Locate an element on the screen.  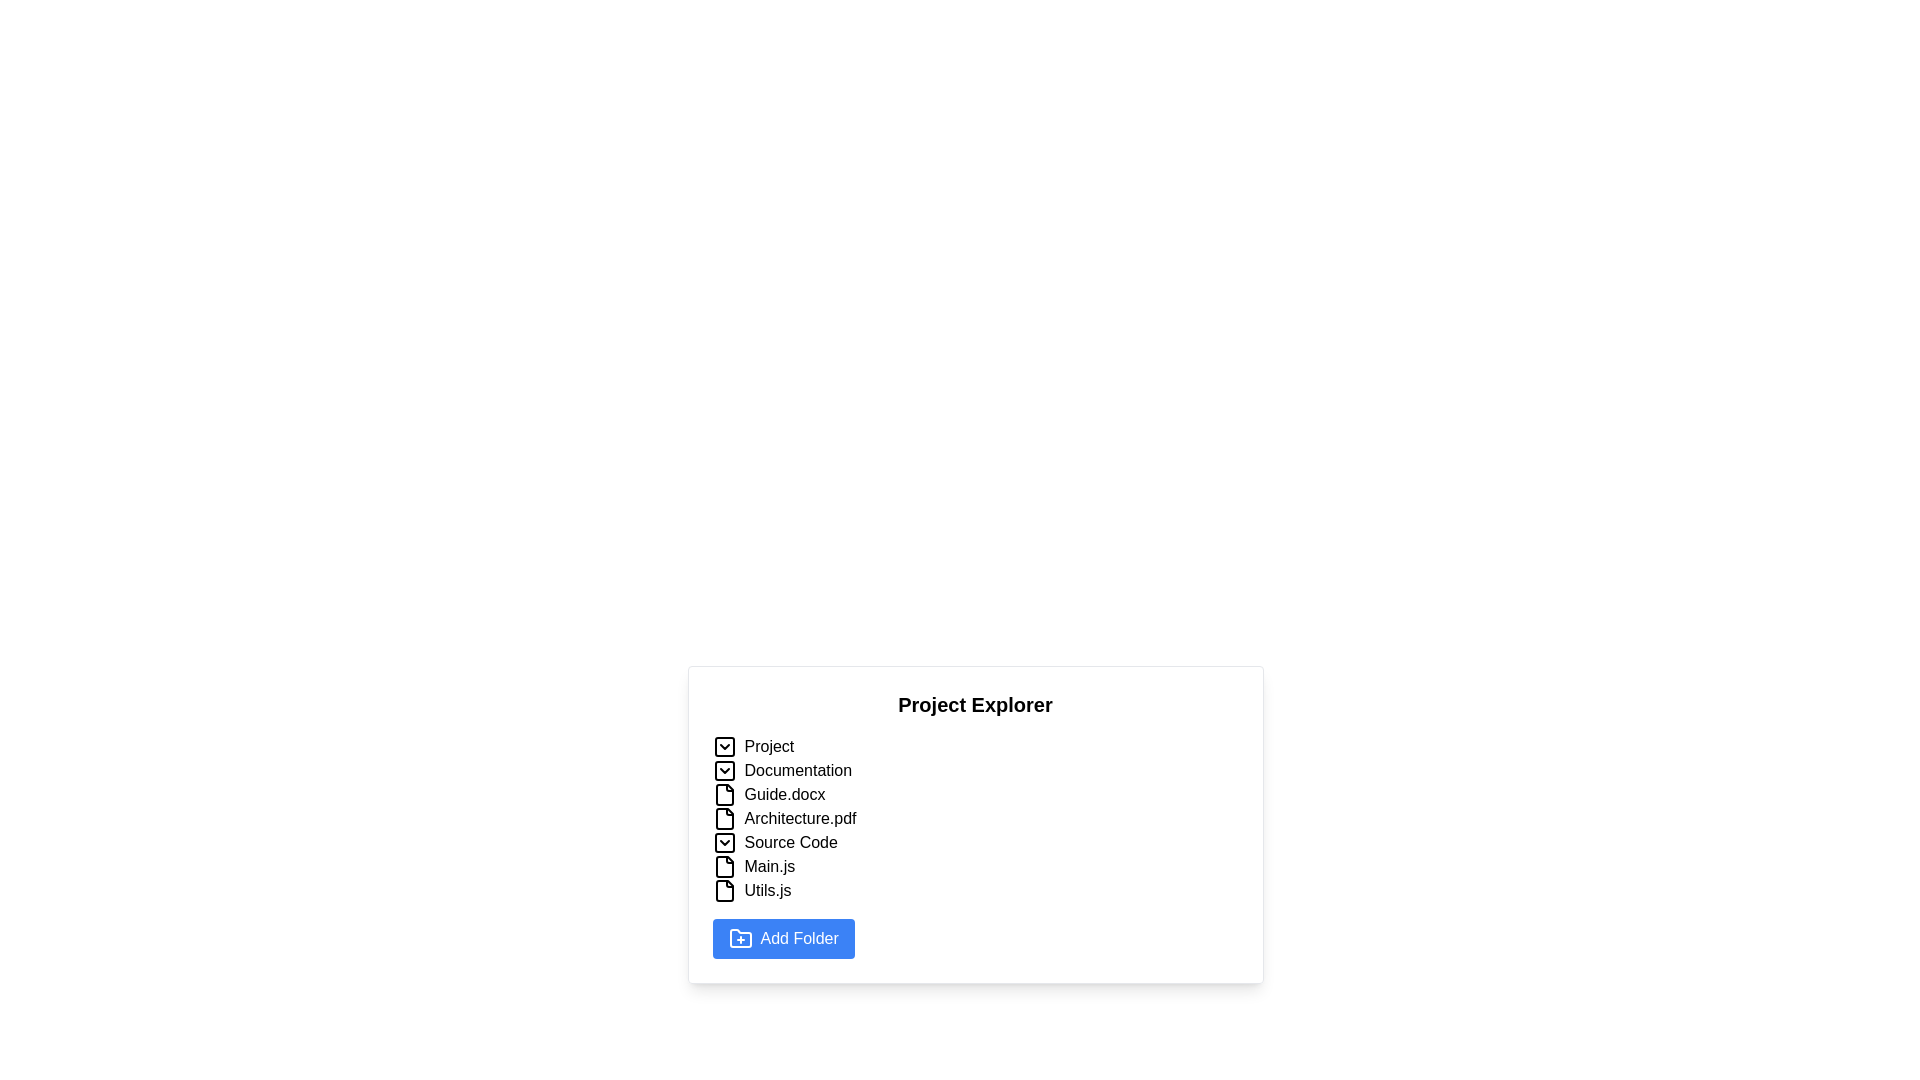
the text label 'Utils.js' in the Project Explorer is located at coordinates (767, 890).